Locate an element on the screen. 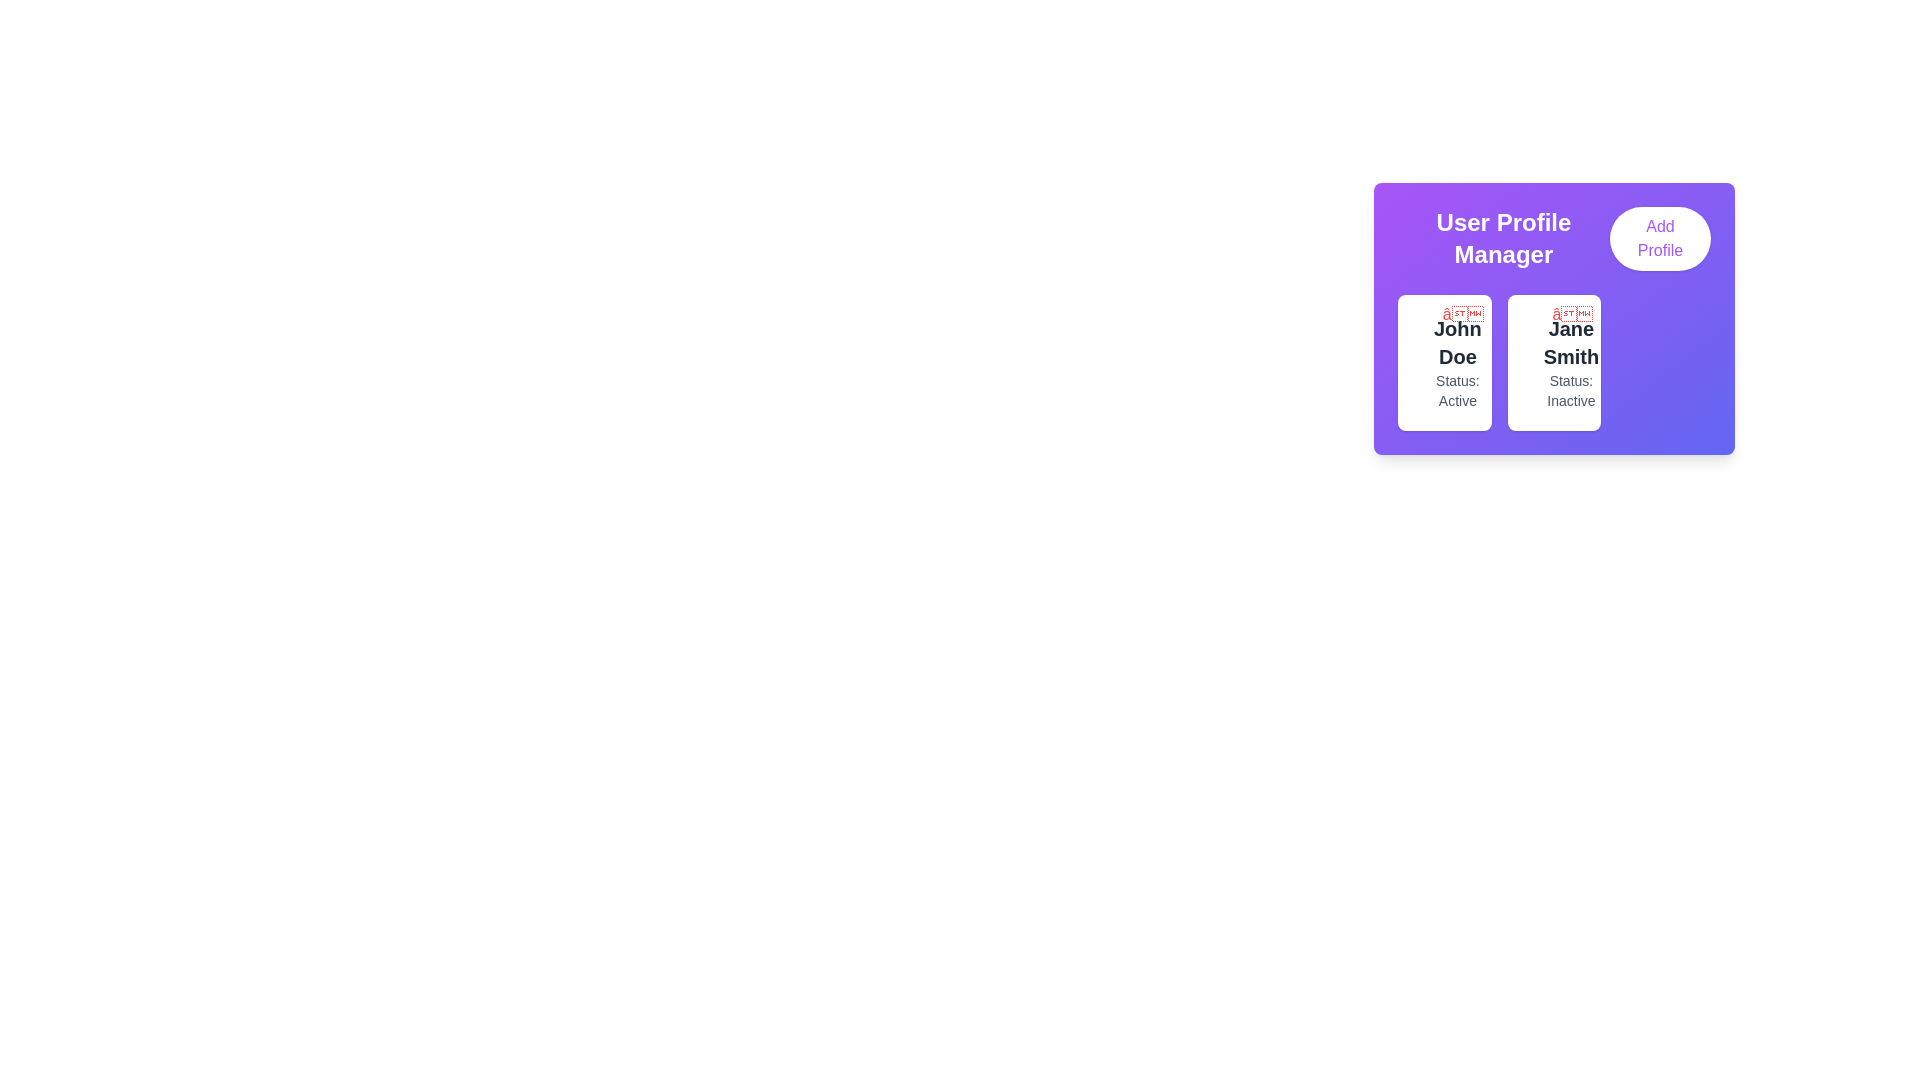 This screenshot has height=1080, width=1920. the SVG graphical shape (rectangle) located within the first profile card labeled 'John Doe' is located at coordinates (1429, 350).